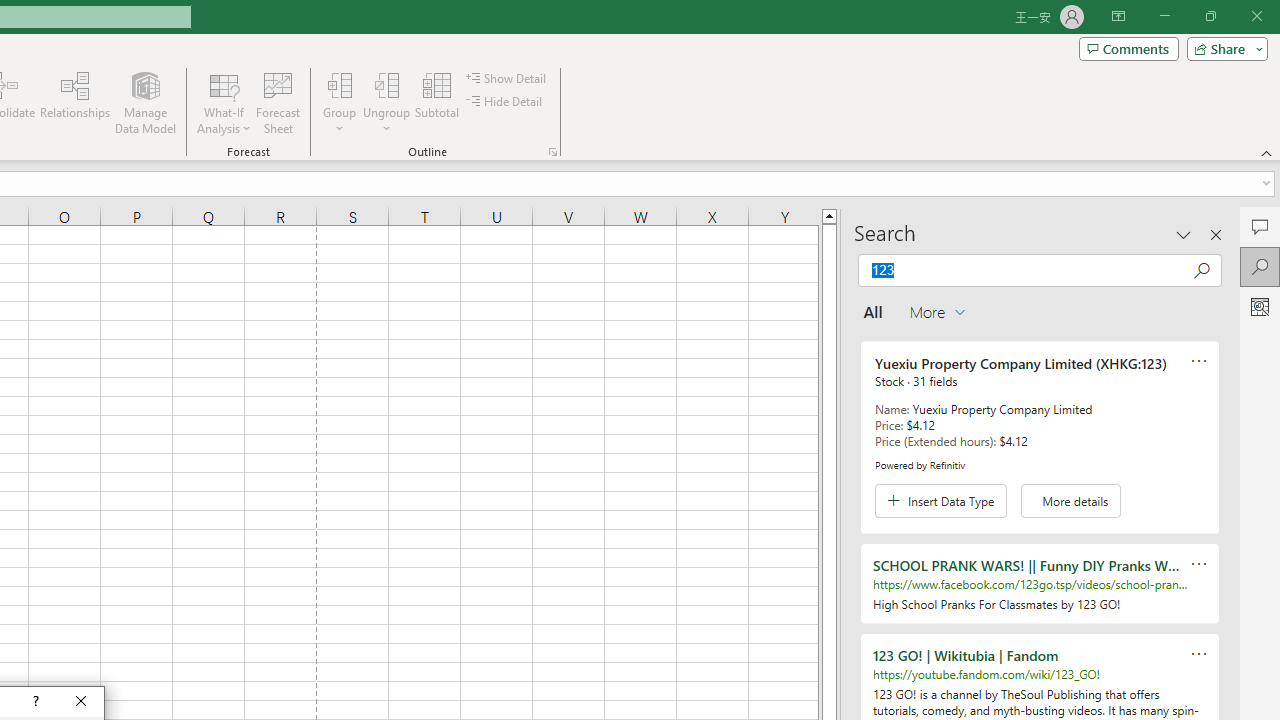  What do you see at coordinates (552, 150) in the screenshot?
I see `'Group and Outline Settings'` at bounding box center [552, 150].